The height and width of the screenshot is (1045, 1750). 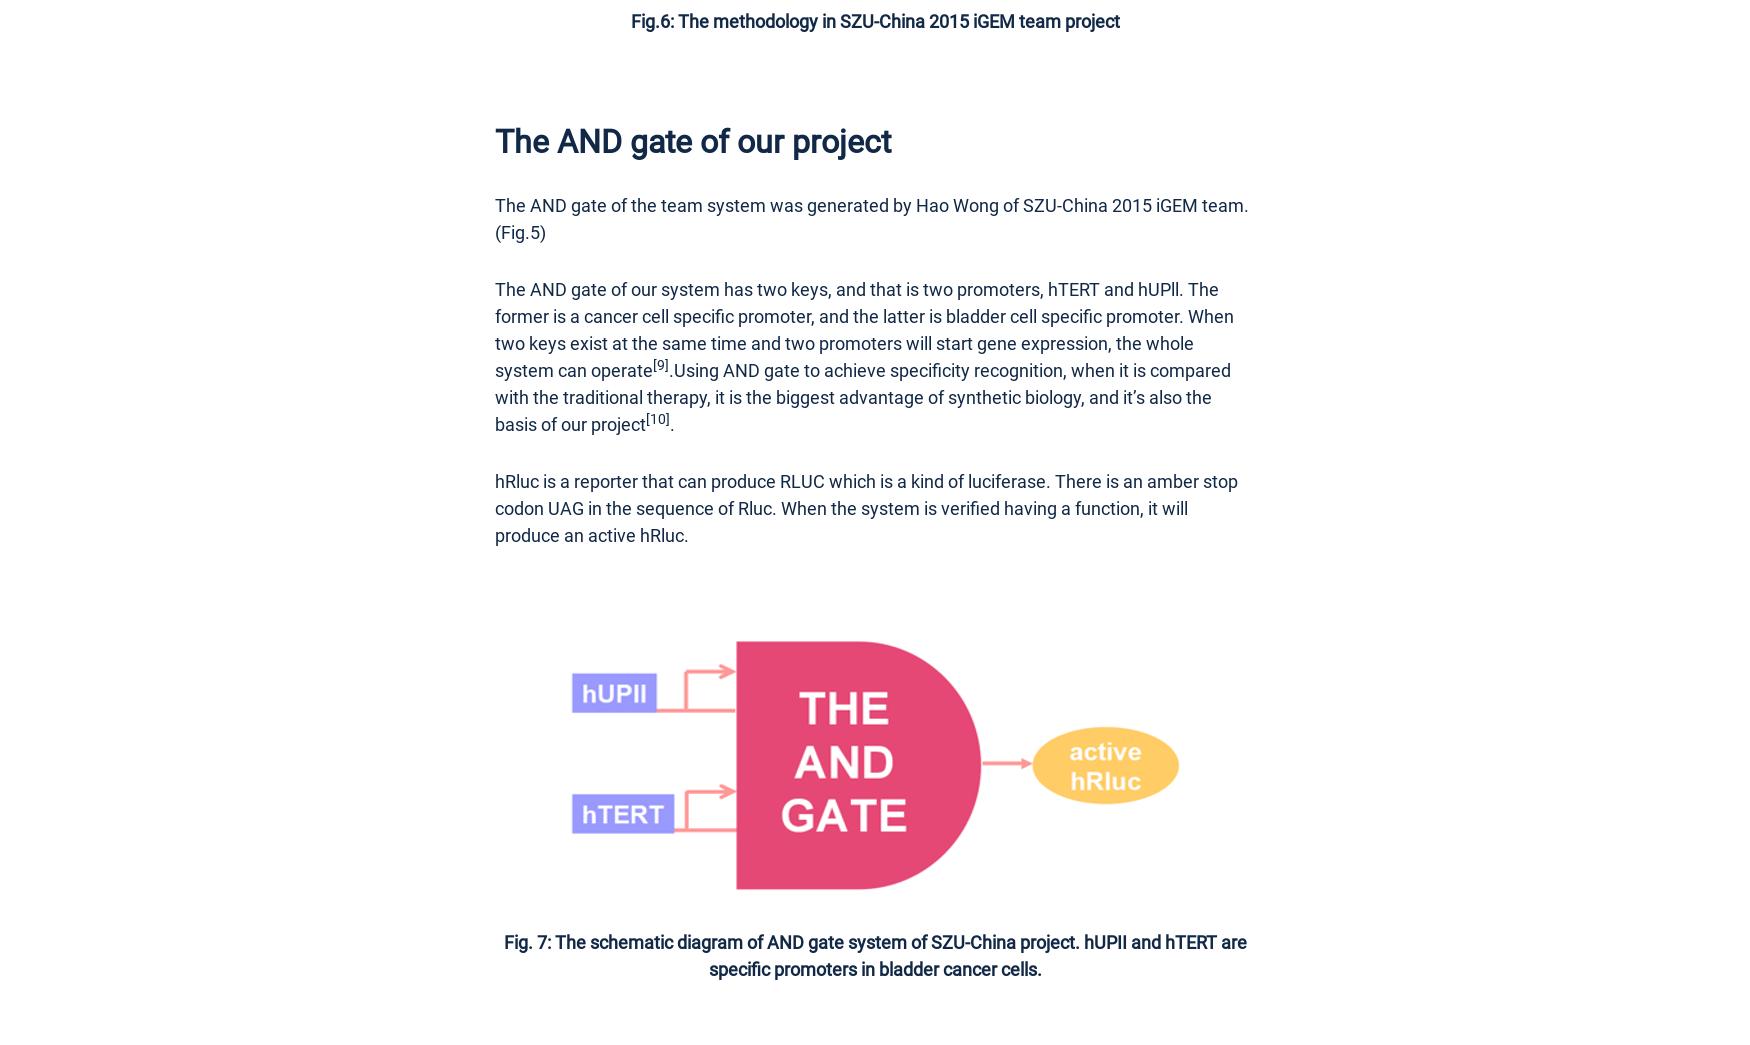 I want to click on 'Fig.6: The methodology in SZU-China 2015 iGEM team project', so click(x=874, y=19).